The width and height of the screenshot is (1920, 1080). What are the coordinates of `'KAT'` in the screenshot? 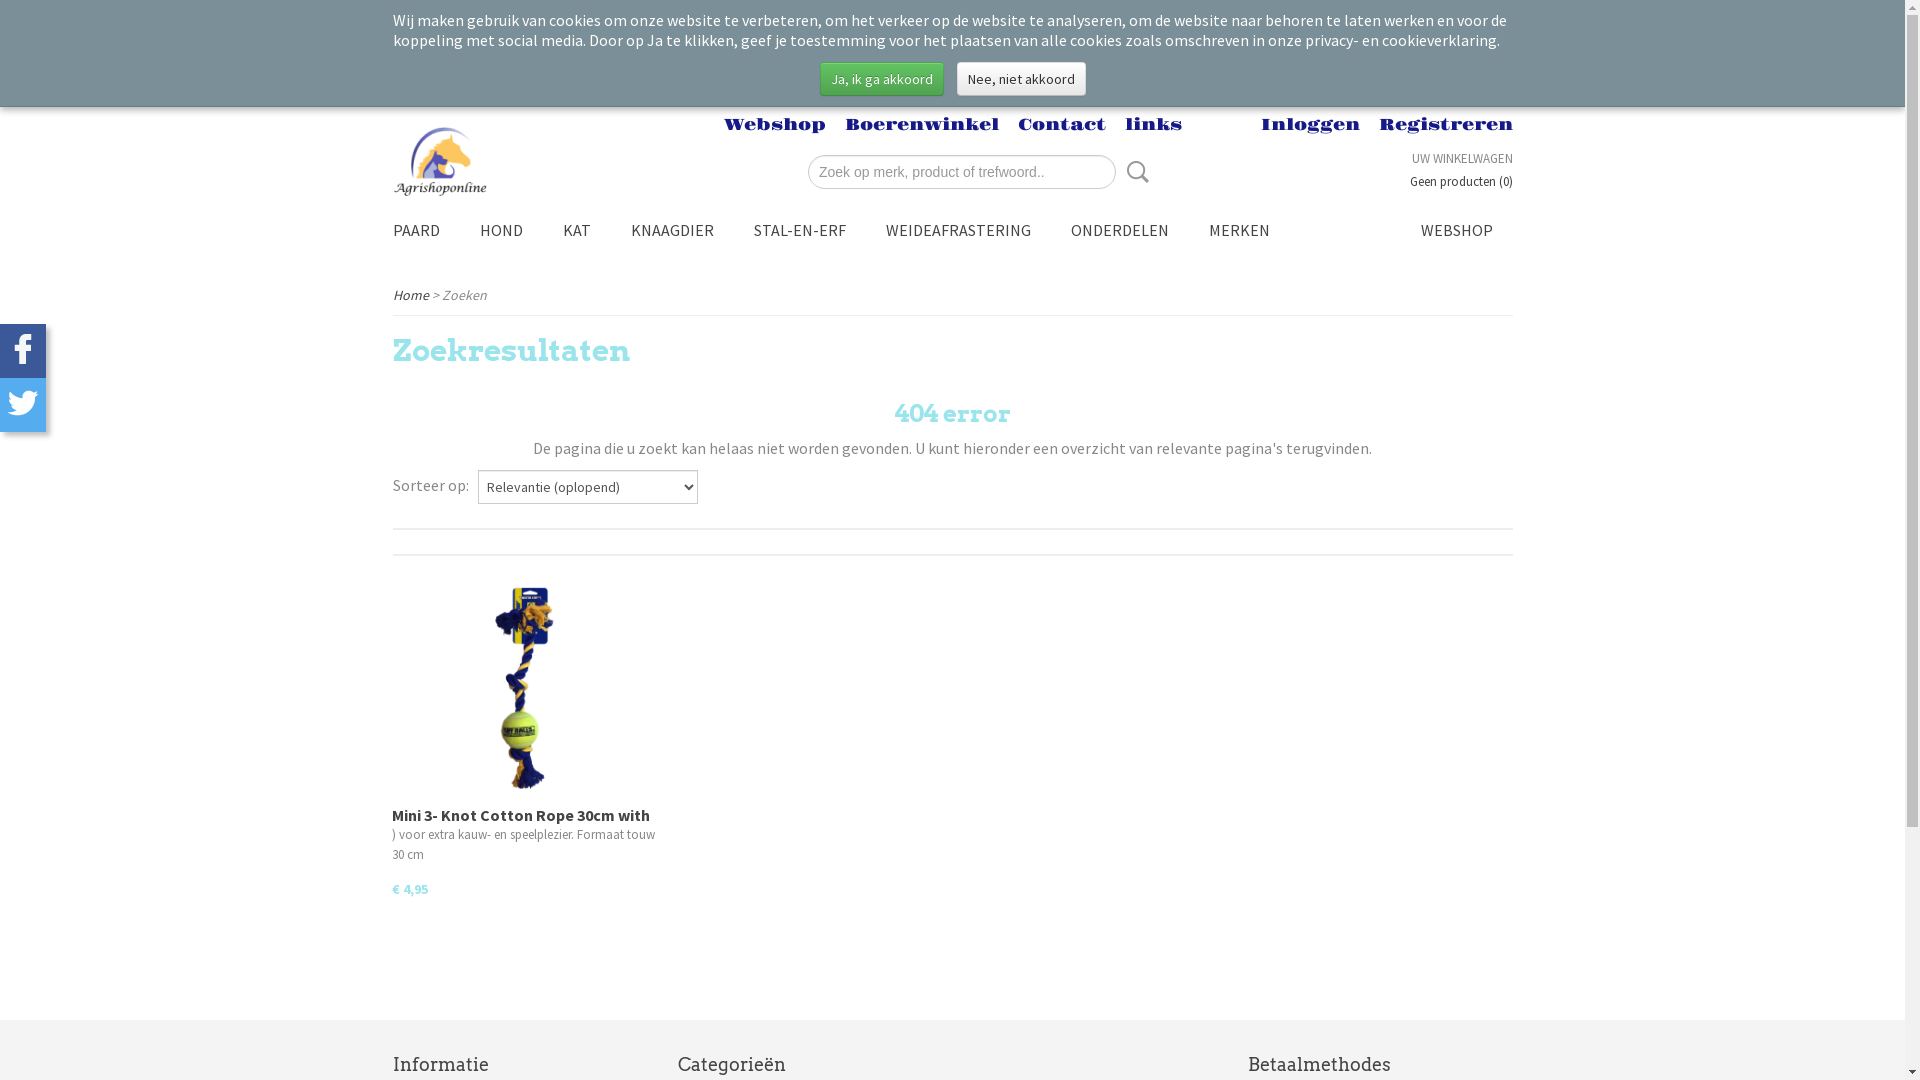 It's located at (542, 229).